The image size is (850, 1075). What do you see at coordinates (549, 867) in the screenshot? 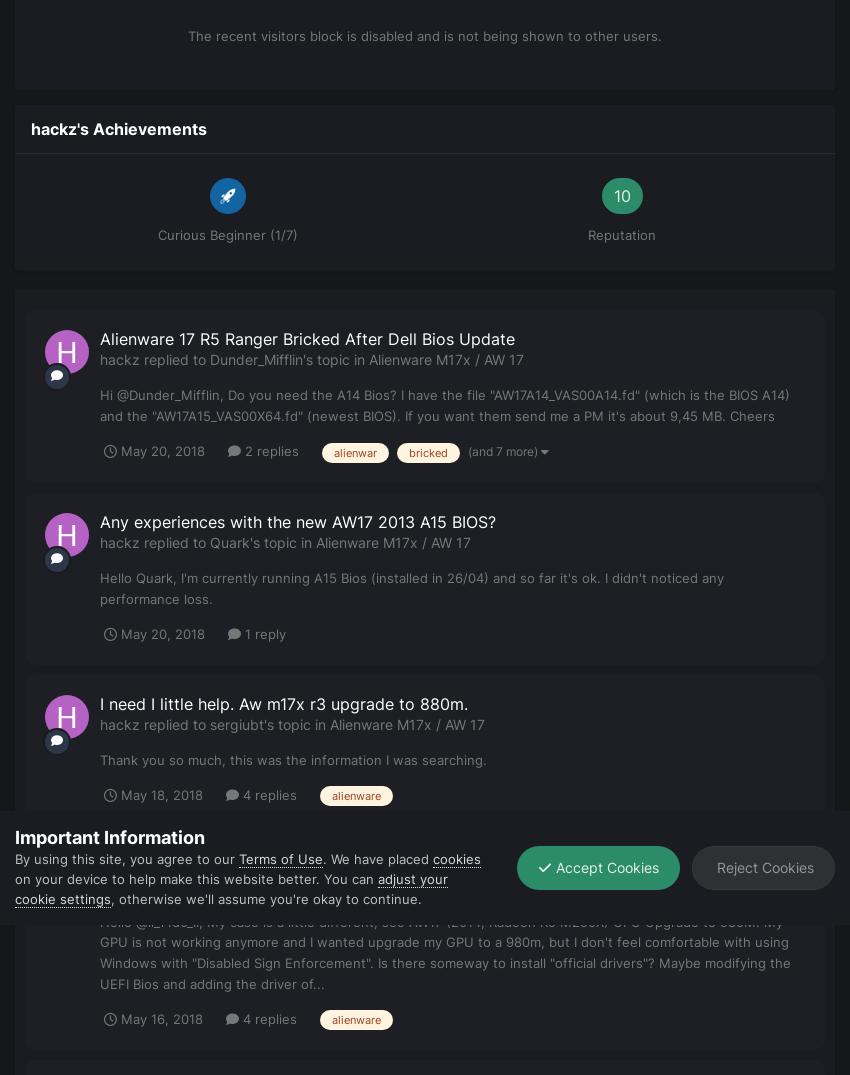
I see `'Accept Cookies'` at bounding box center [549, 867].